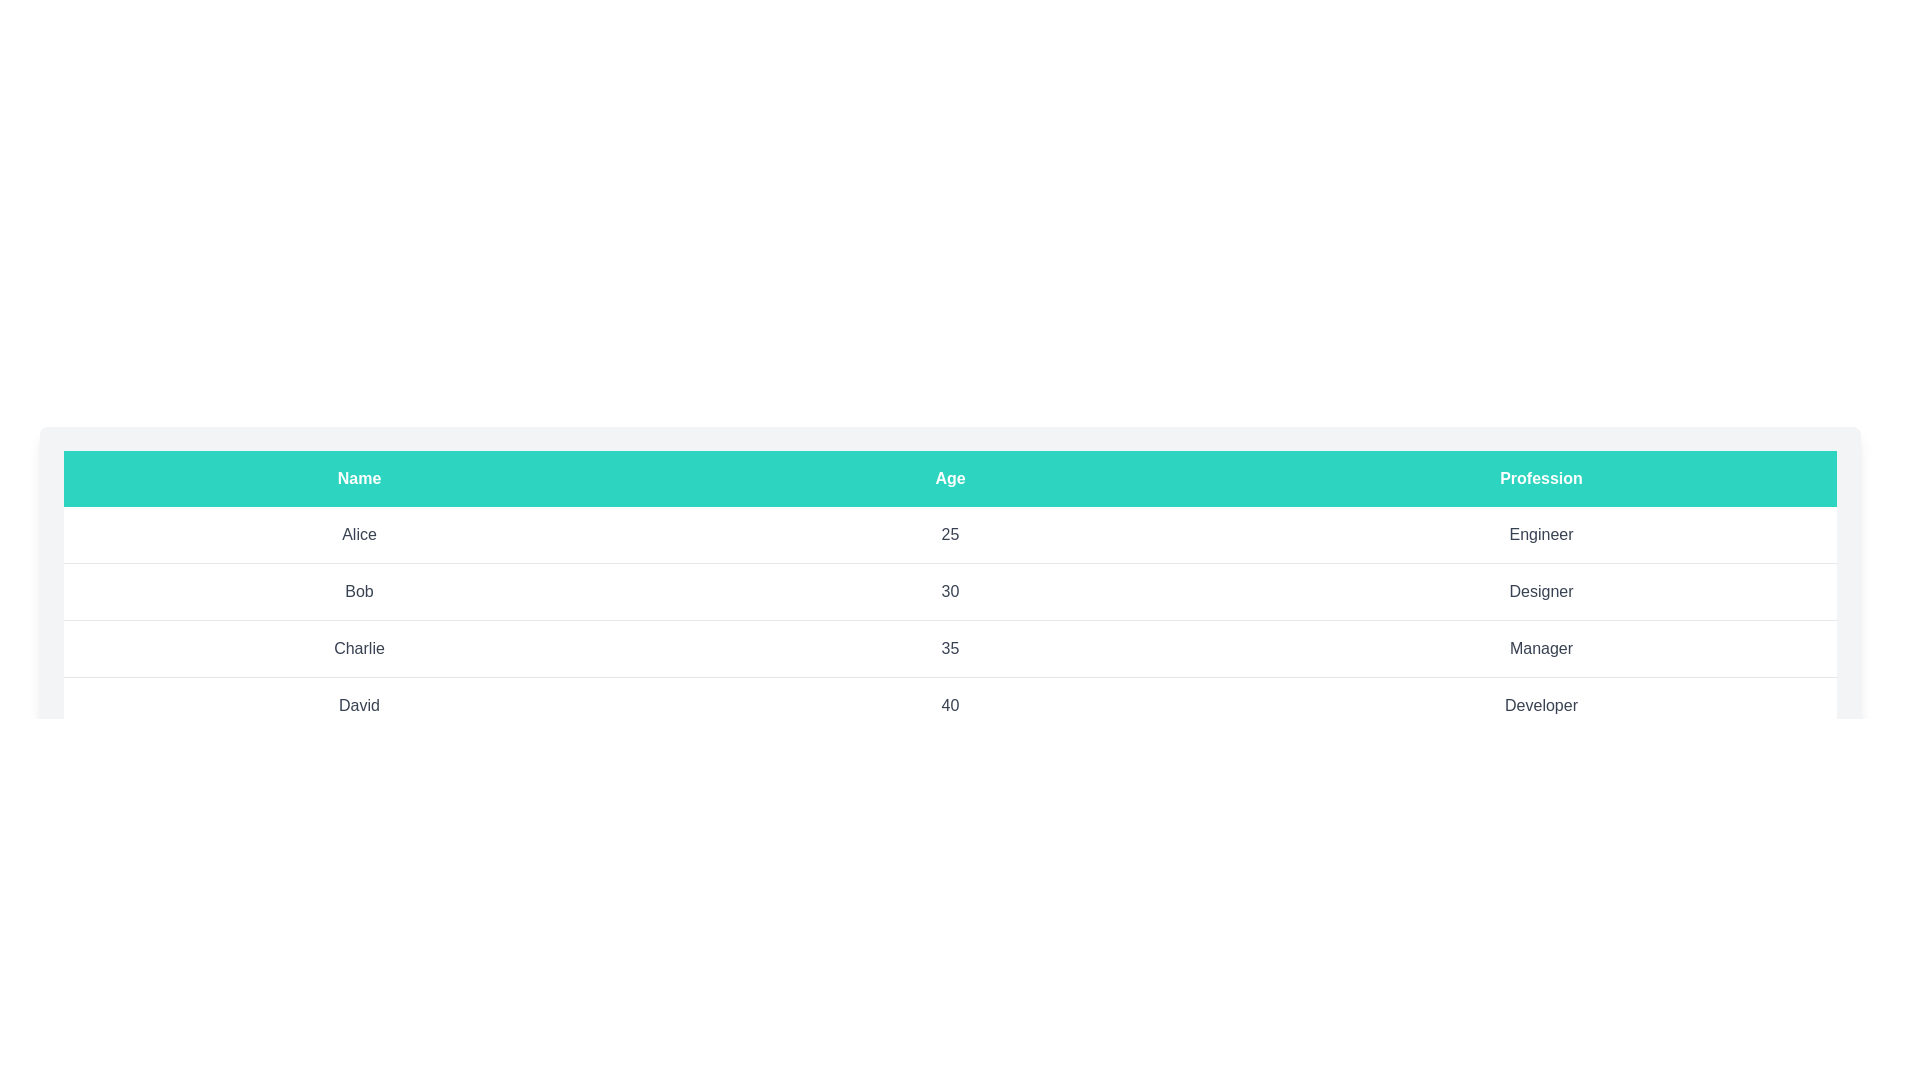  Describe the element at coordinates (359, 648) in the screenshot. I see `the text label displaying 'Charlie' which is the first cell in the third row of the table under the 'Name' column` at that location.